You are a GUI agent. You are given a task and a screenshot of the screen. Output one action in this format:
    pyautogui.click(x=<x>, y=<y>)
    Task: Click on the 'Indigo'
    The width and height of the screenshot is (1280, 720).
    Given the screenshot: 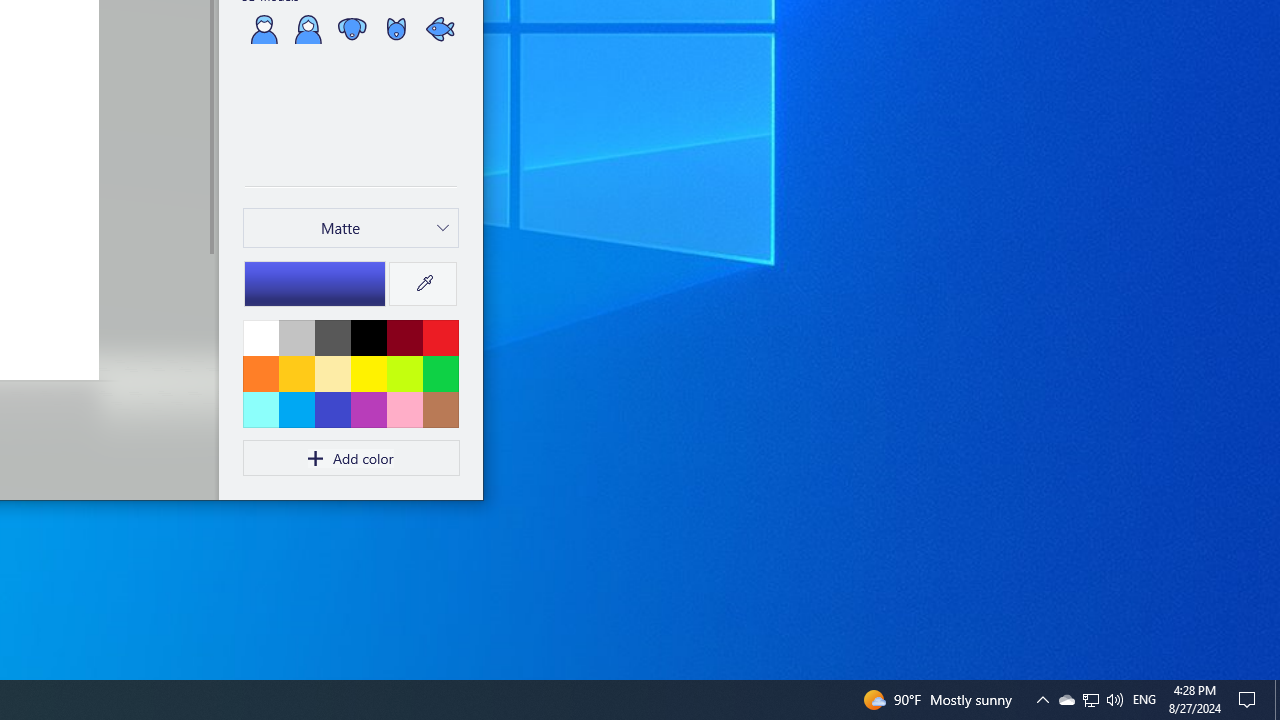 What is the action you would take?
    pyautogui.click(x=332, y=408)
    